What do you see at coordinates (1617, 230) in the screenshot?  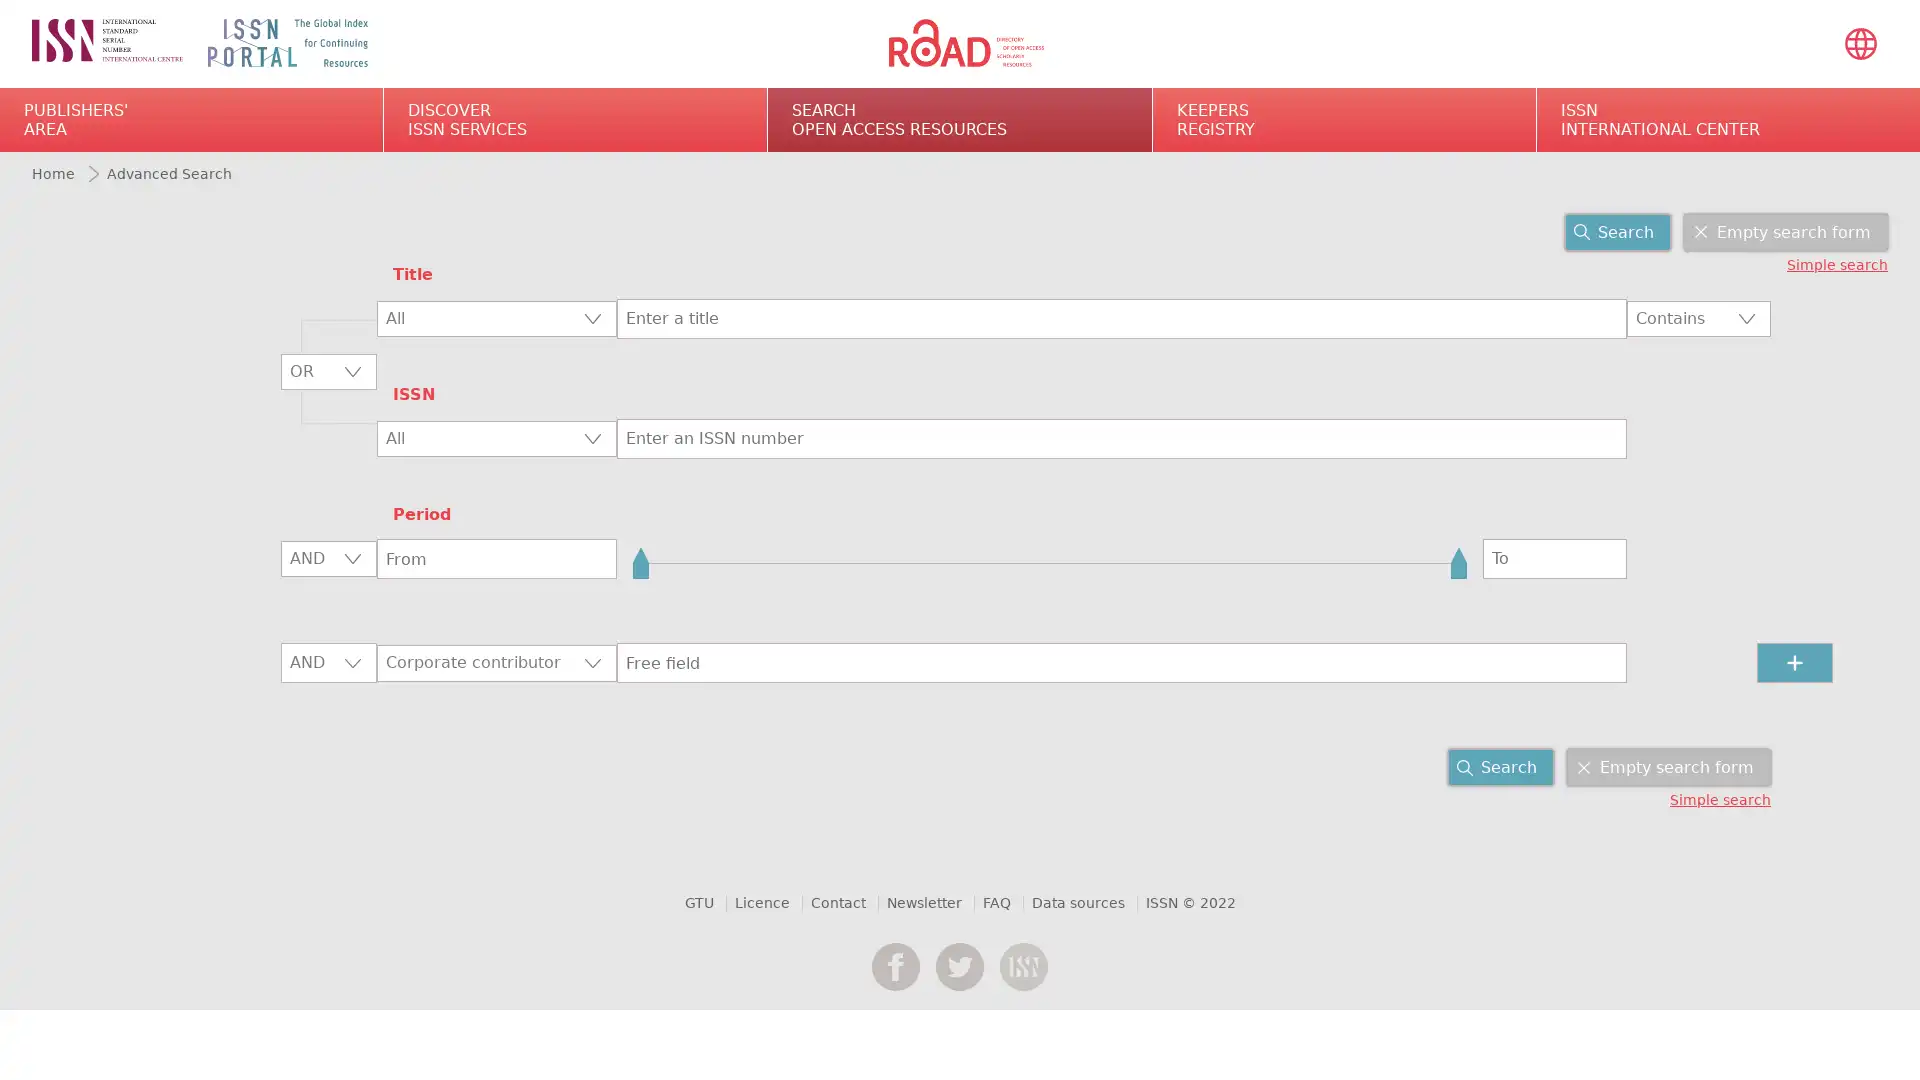 I see `Search` at bounding box center [1617, 230].